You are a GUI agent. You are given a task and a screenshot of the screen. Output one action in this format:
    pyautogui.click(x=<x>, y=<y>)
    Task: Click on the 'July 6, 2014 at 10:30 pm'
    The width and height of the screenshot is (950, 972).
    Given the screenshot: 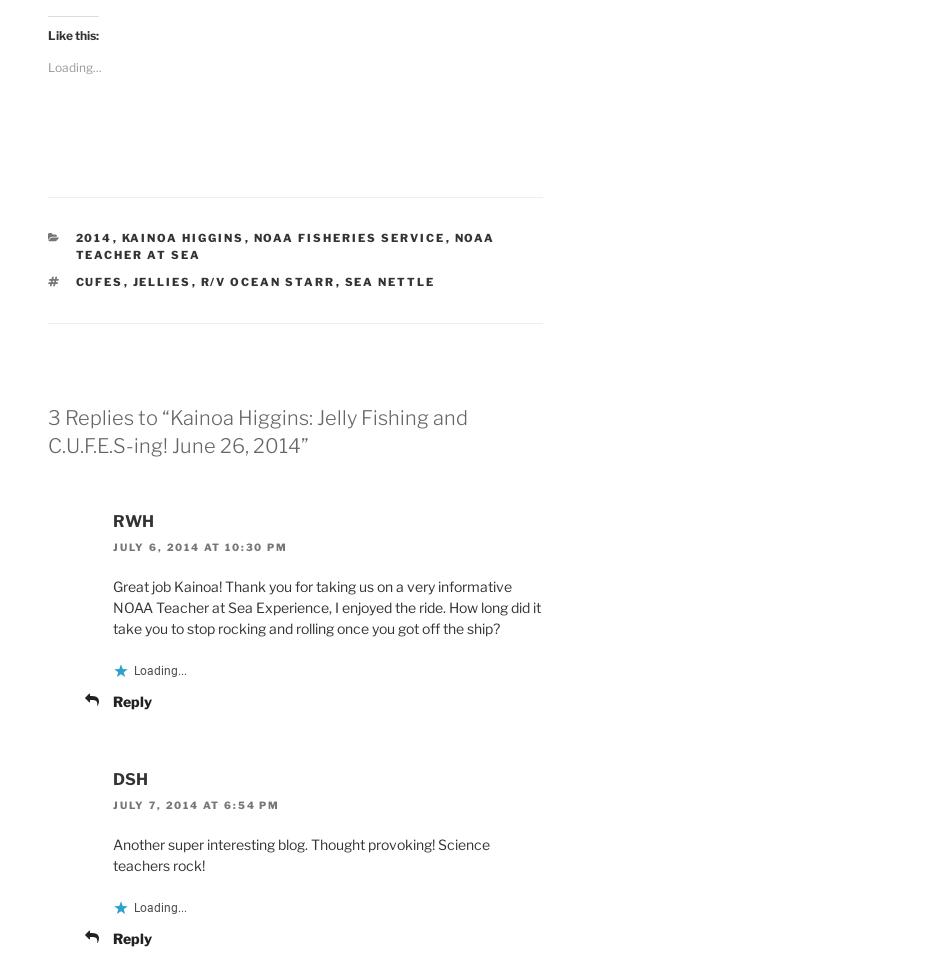 What is the action you would take?
    pyautogui.click(x=199, y=547)
    